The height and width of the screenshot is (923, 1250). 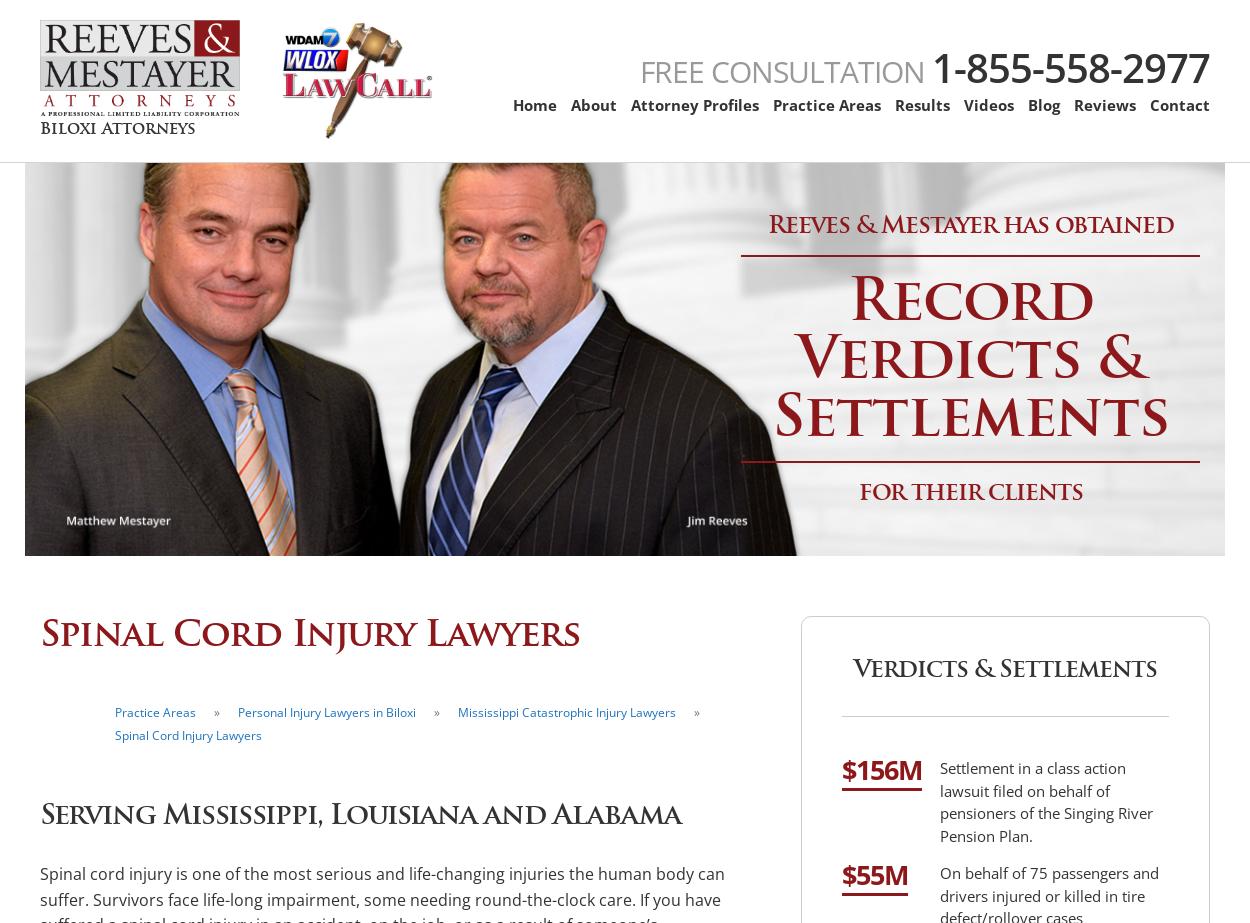 I want to click on 'Videos', so click(x=988, y=105).